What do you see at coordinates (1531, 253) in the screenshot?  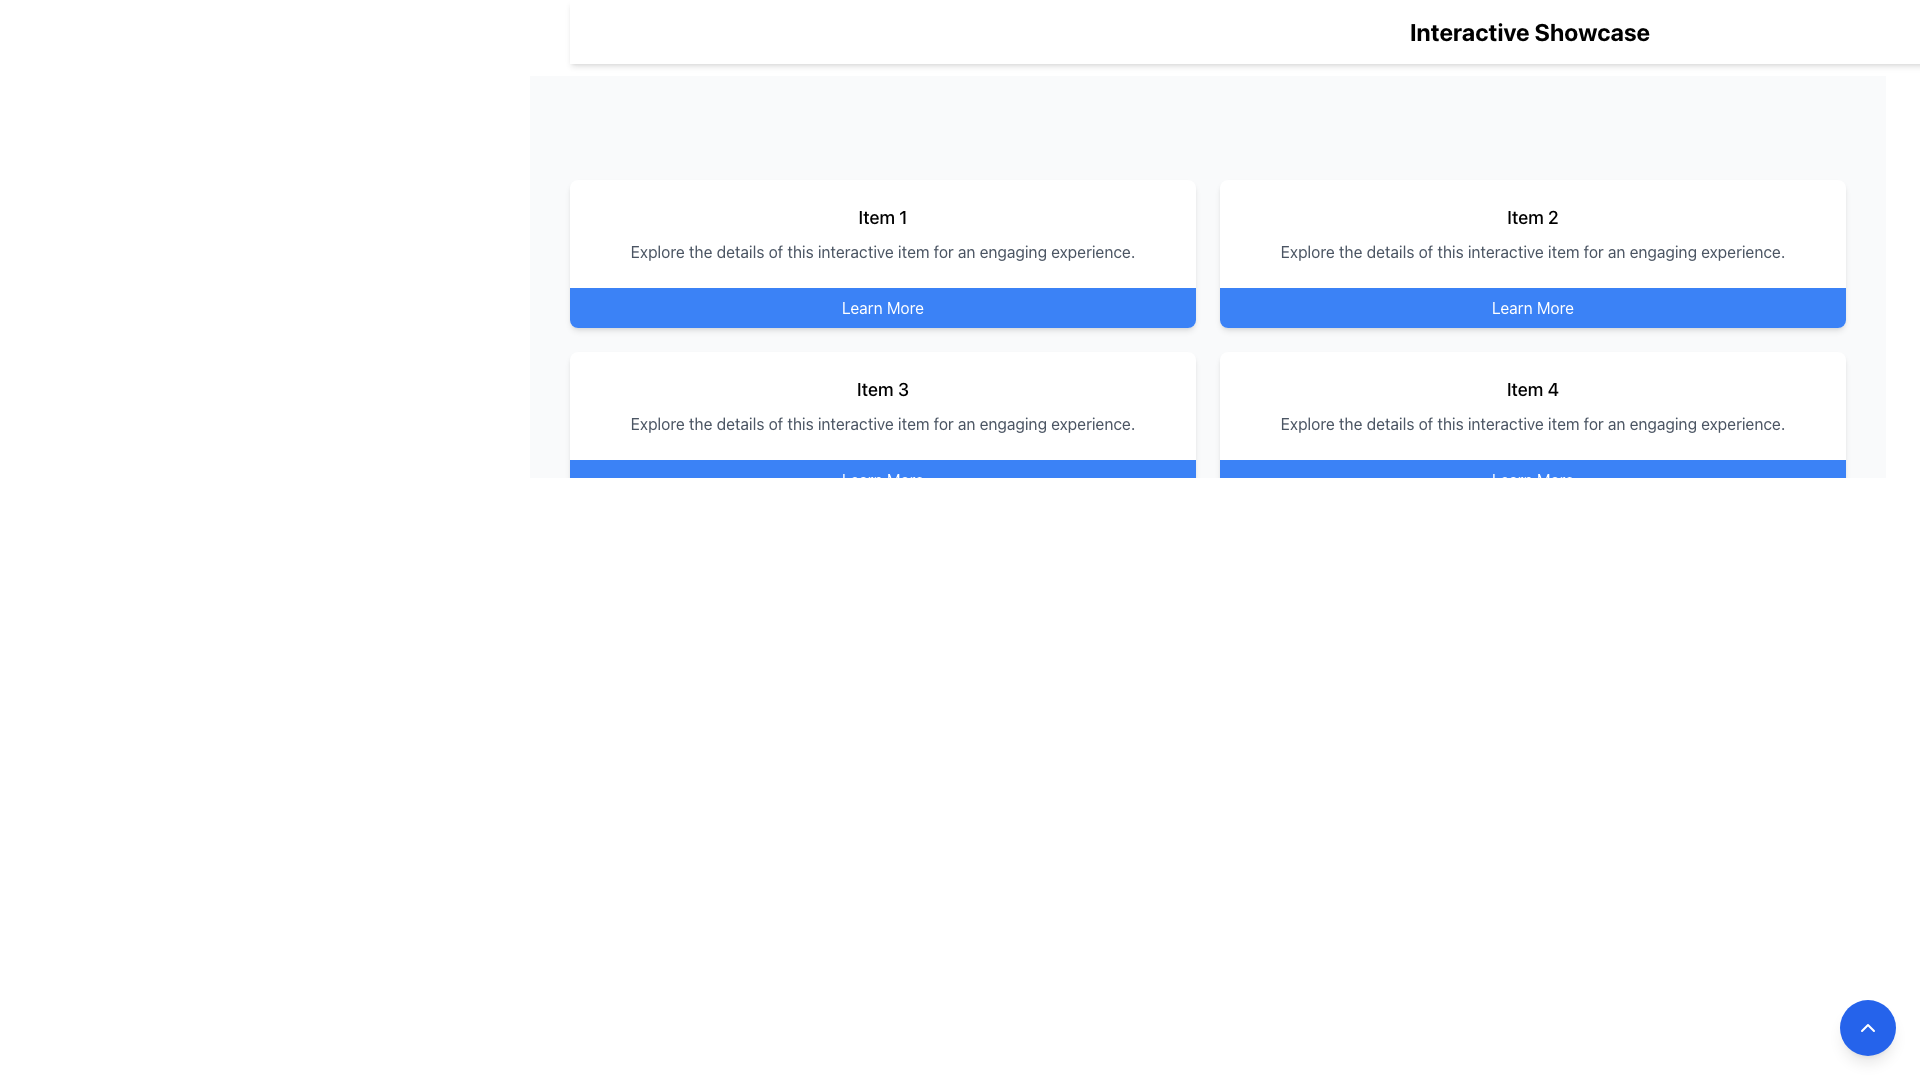 I see `the card labeled 'Item 2' which contains the description and a 'Learn More' button, located in the second column of the first row in the 'Interactive Showcase' section` at bounding box center [1531, 253].